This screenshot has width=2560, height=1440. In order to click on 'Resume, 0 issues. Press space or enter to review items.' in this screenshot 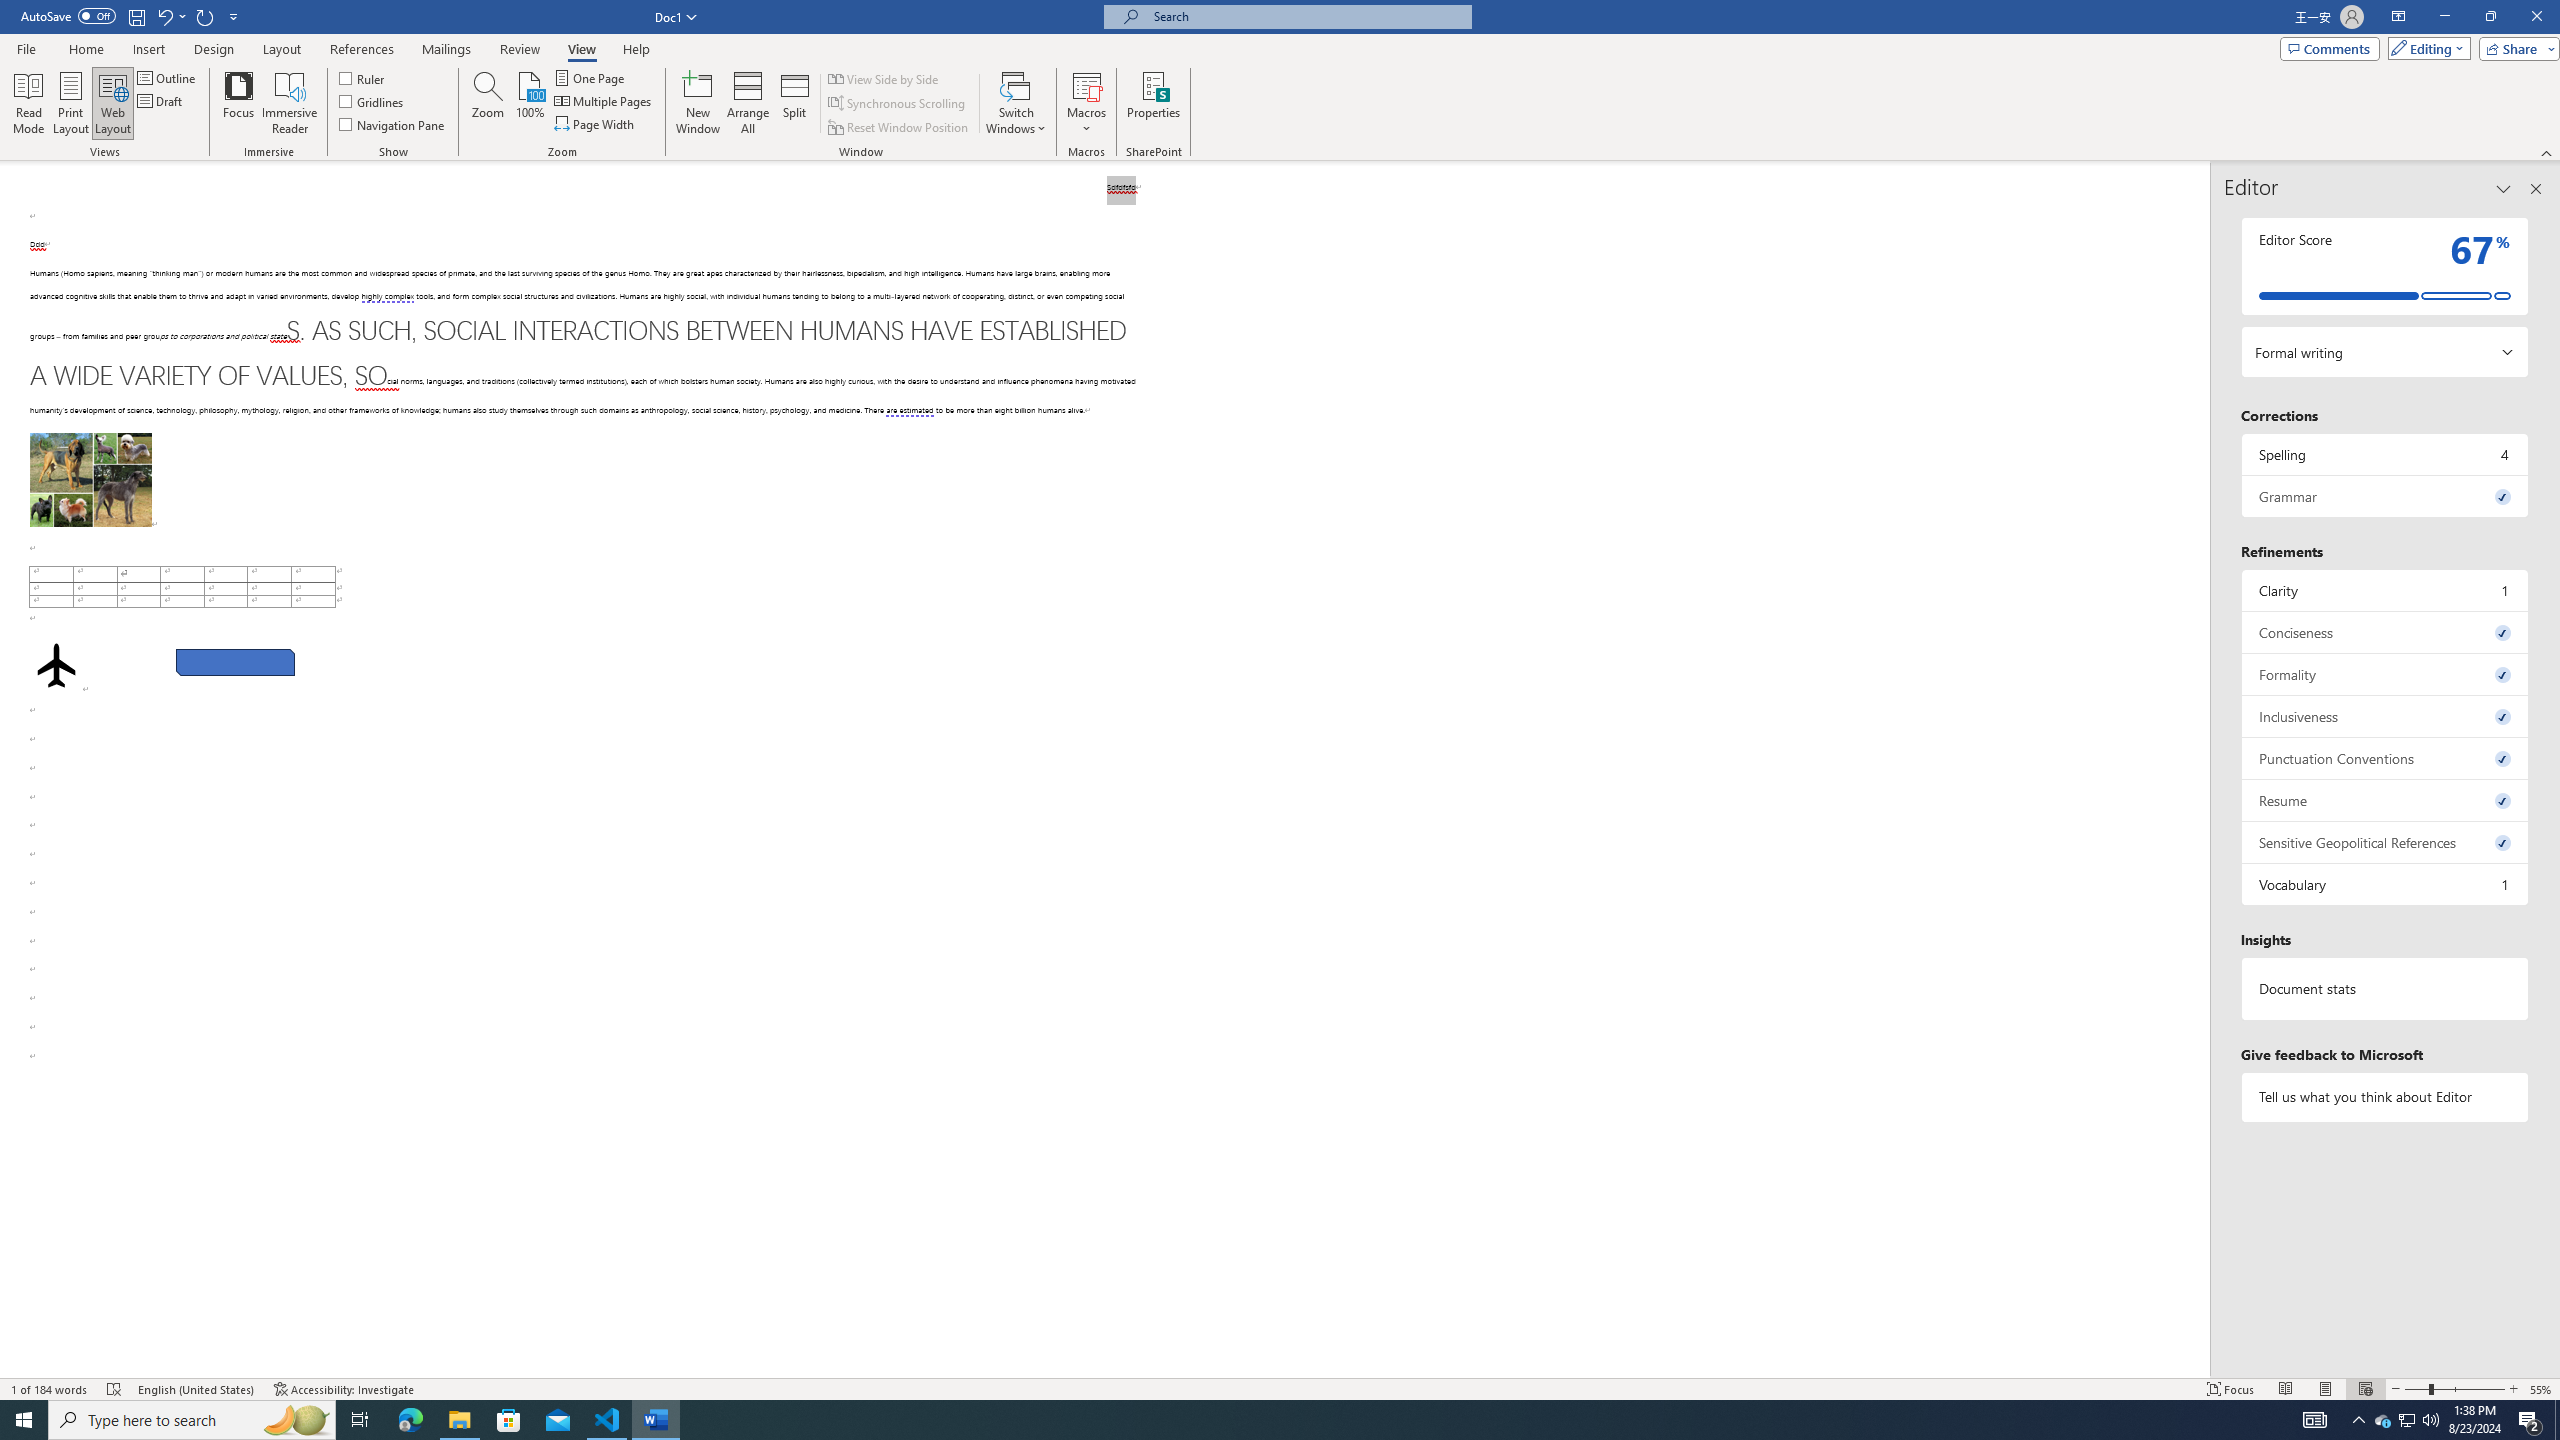, I will do `click(2384, 800)`.